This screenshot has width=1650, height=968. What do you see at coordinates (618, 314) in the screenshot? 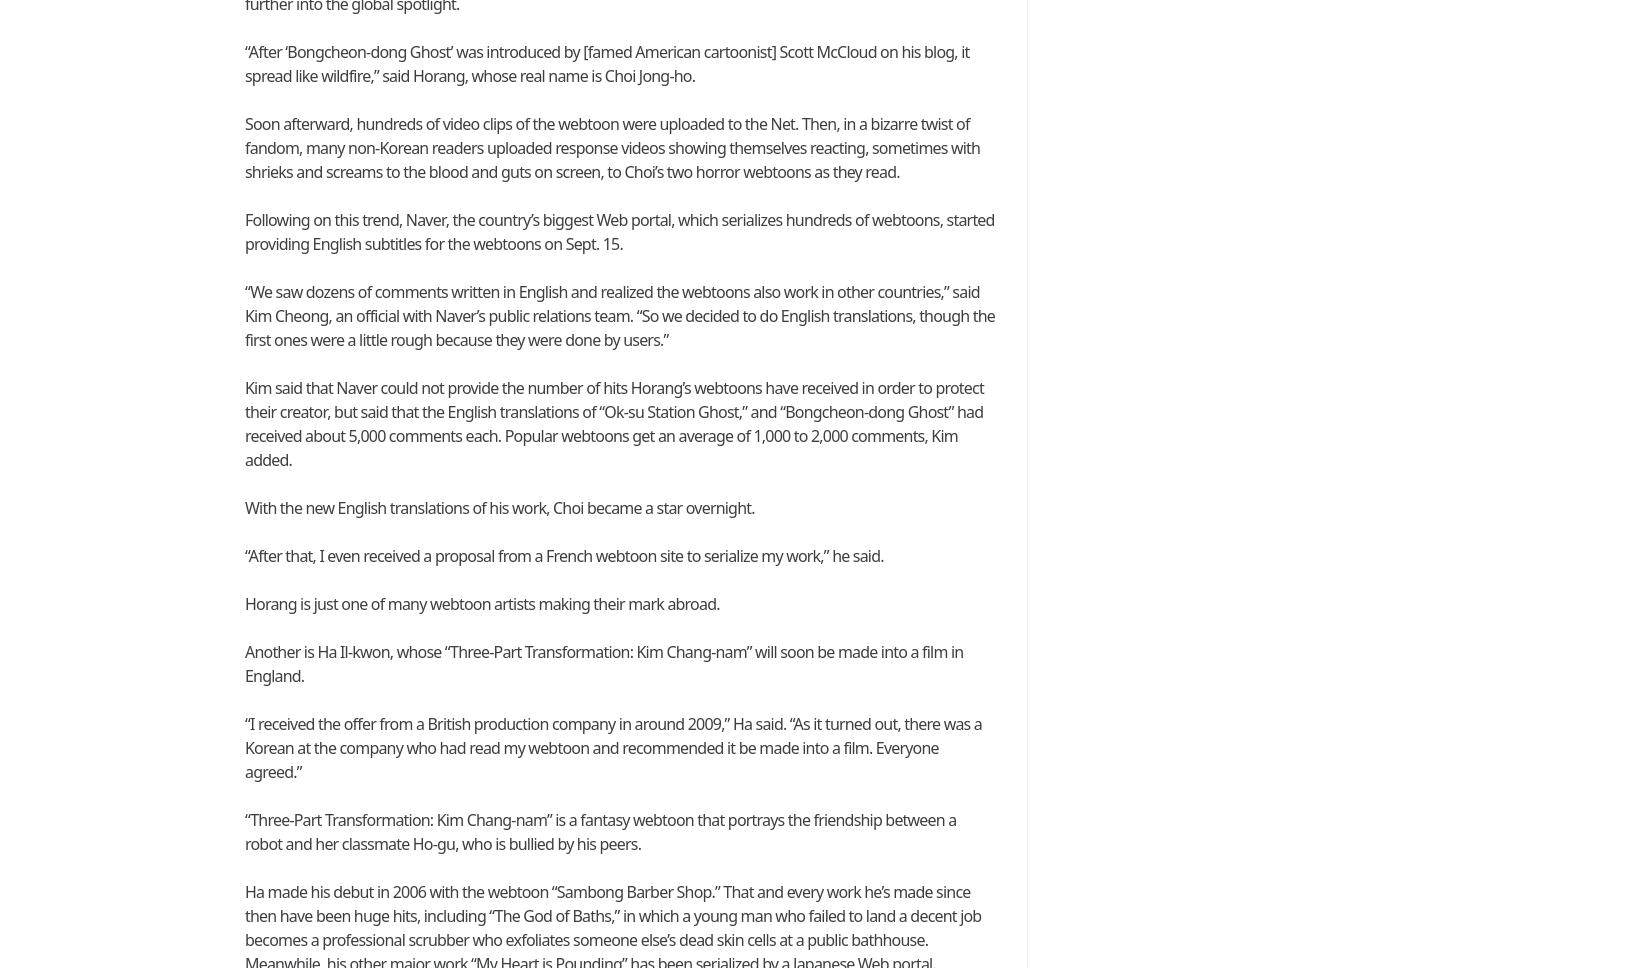
I see `'“We saw dozens of comments written in English and realized the webtoons also work in other countries,” said Kim Cheong, an official with Naver’s public relations team. “So we decided to do English translations, though the first ones were a little rough because they were done by users.”'` at bounding box center [618, 314].